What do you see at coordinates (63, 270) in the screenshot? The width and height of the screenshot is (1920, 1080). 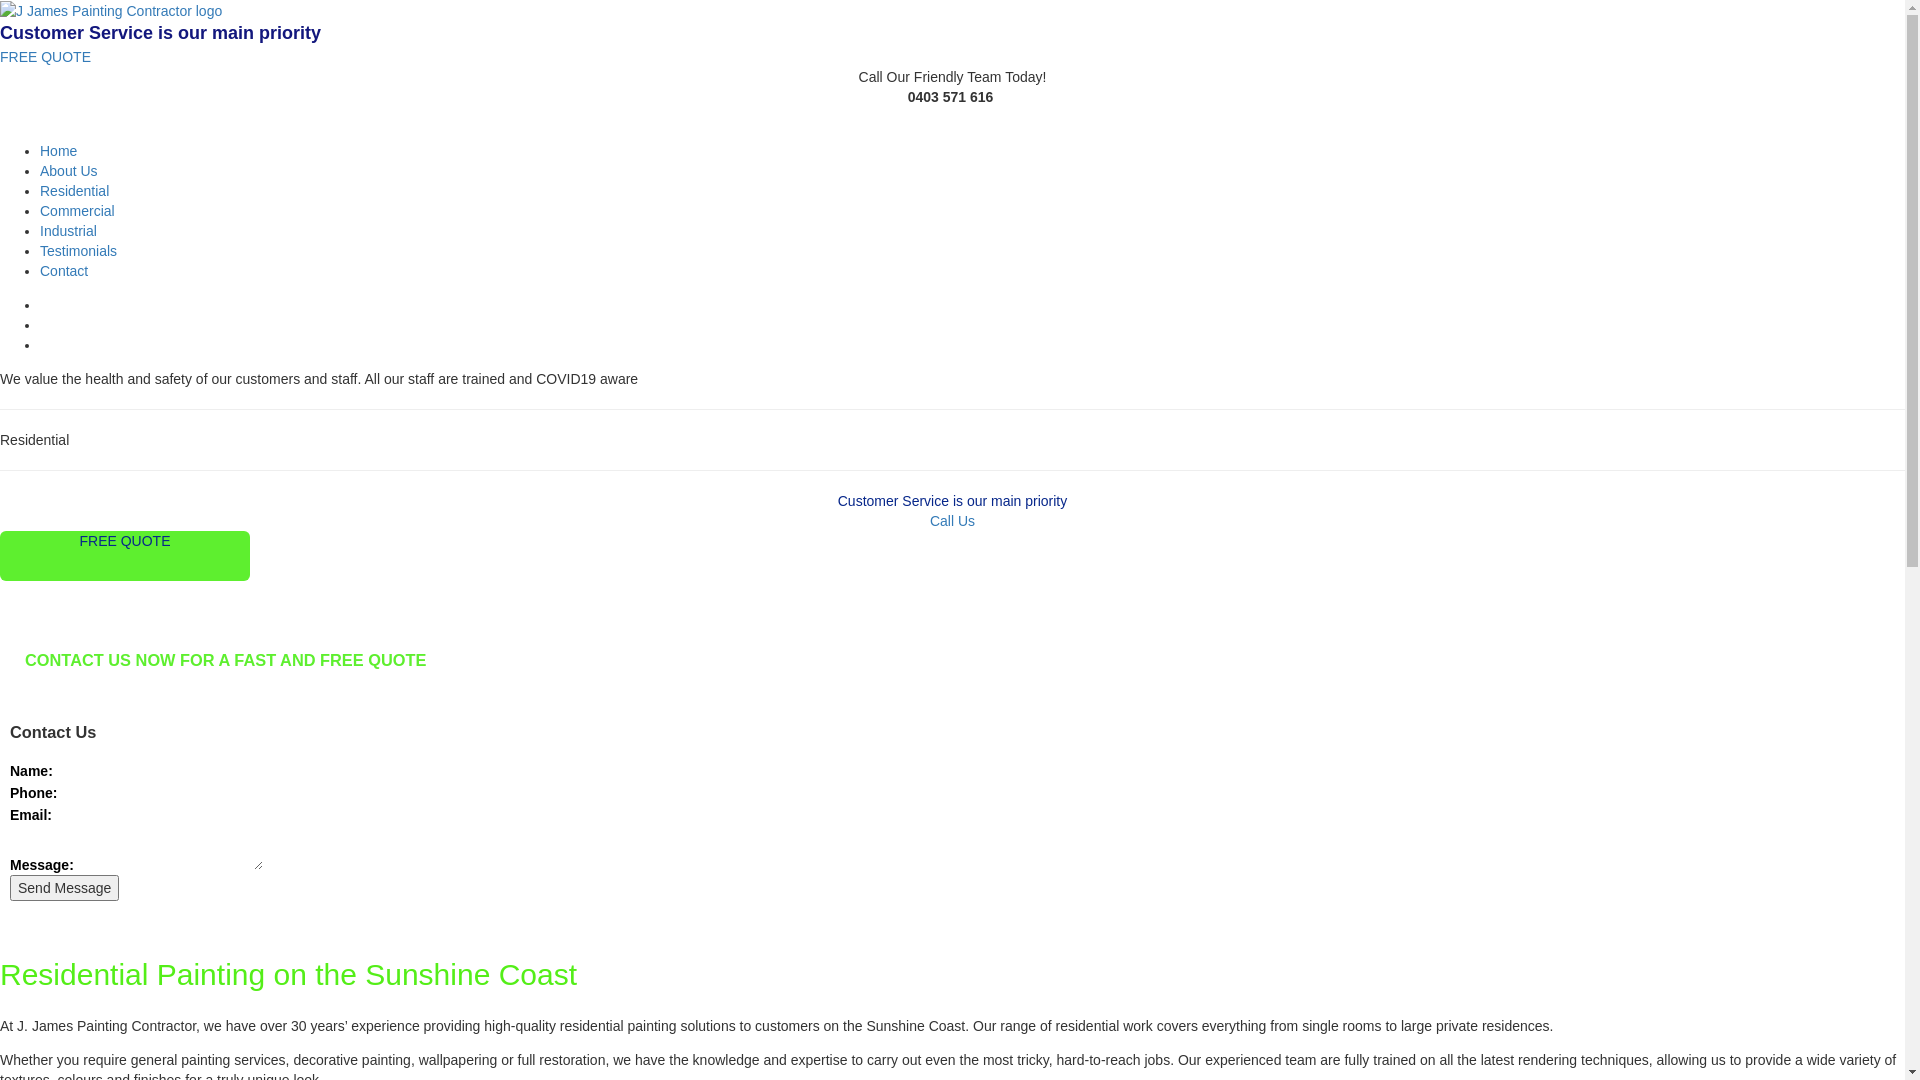 I see `'Contact'` at bounding box center [63, 270].